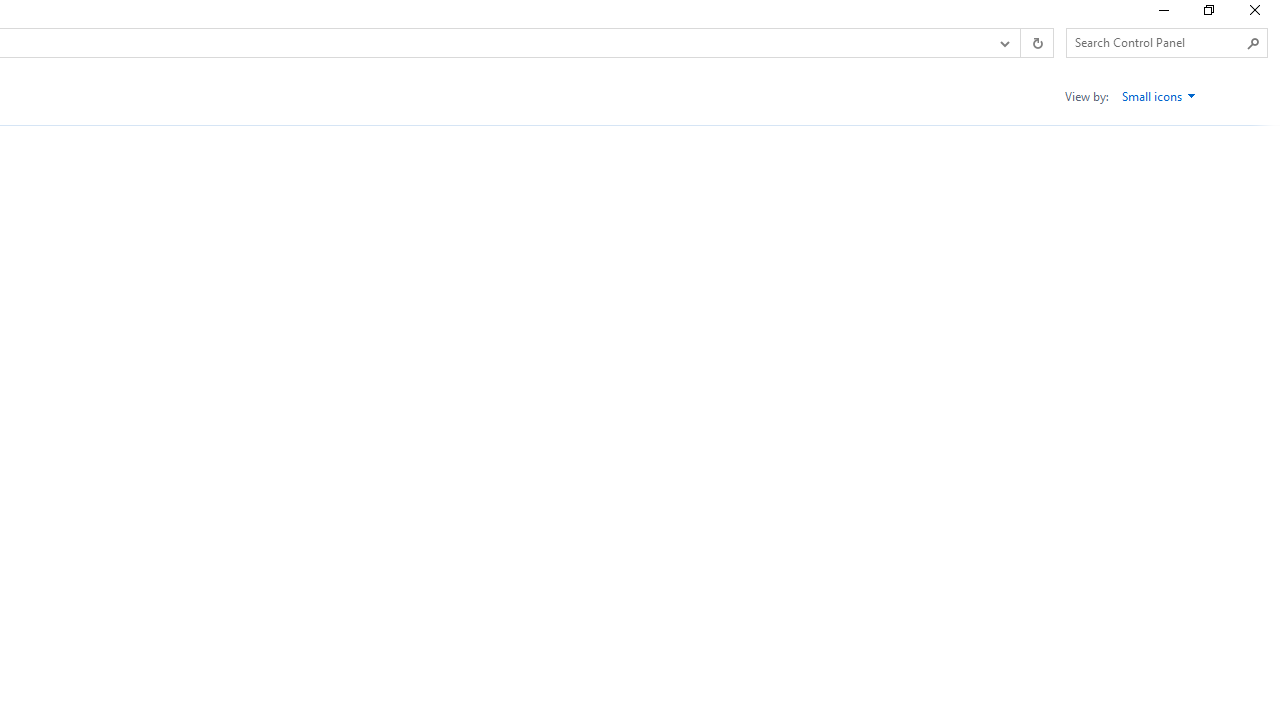  Describe the element at coordinates (1162, 15) in the screenshot. I see `'Minimize'` at that location.